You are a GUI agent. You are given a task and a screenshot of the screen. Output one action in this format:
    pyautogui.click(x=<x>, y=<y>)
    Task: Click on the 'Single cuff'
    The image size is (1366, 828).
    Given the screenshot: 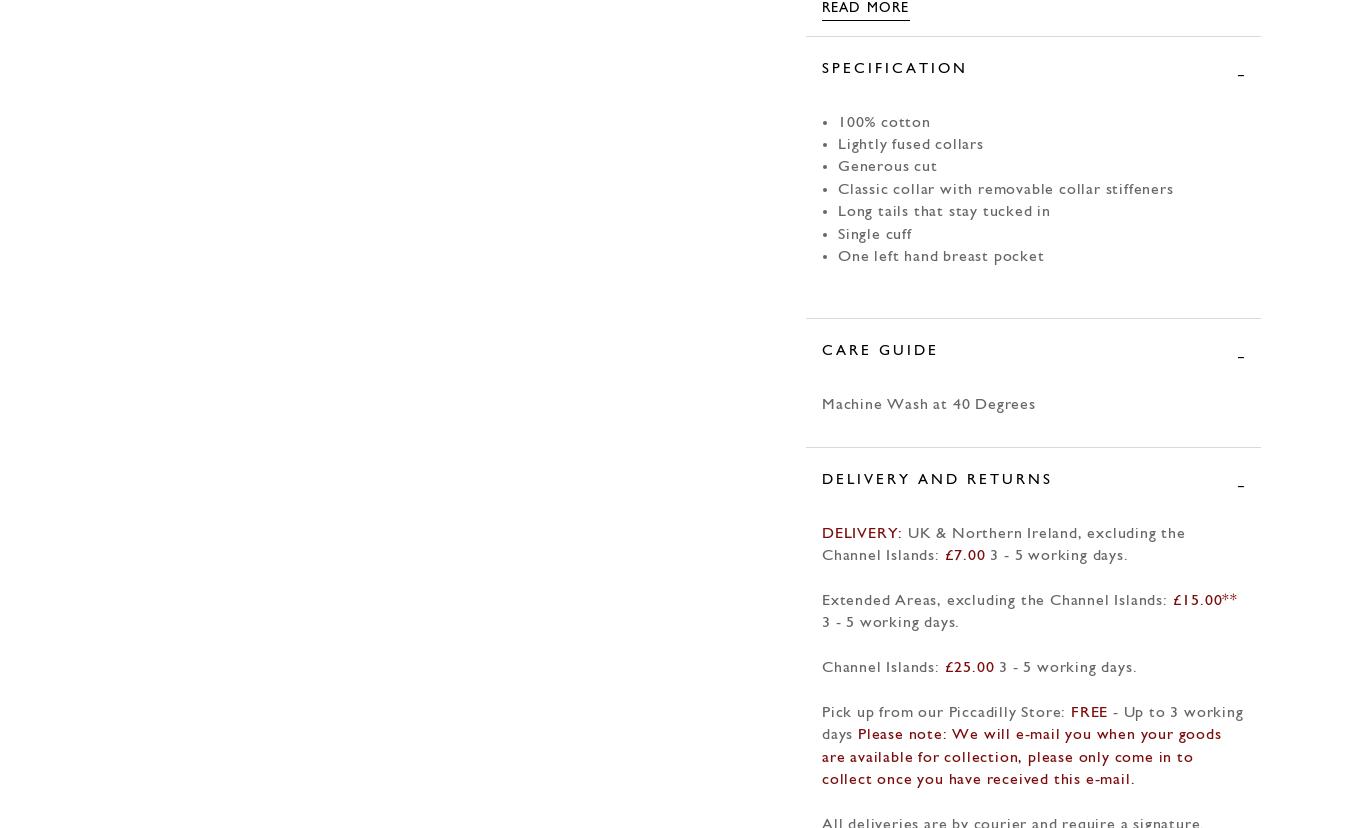 What is the action you would take?
    pyautogui.click(x=872, y=233)
    